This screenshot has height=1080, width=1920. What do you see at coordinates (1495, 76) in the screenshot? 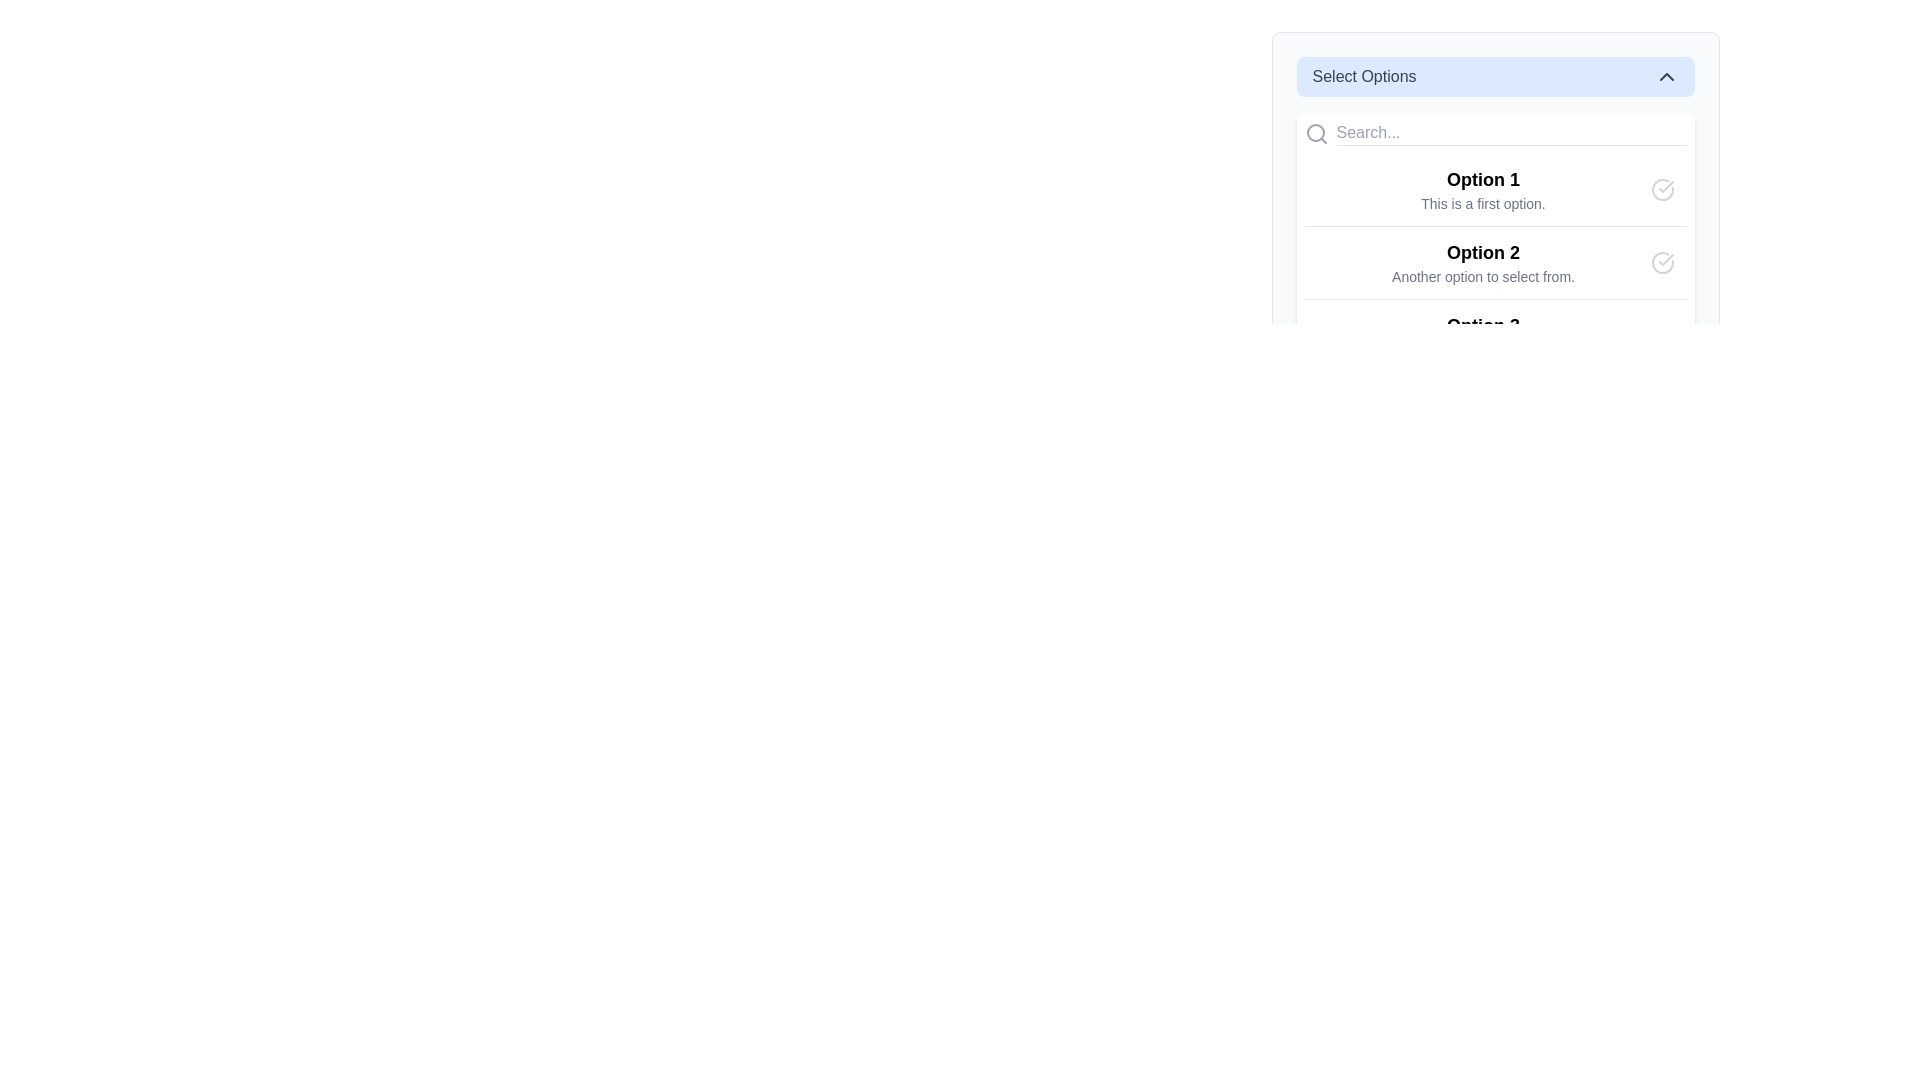
I see `the Dropdown Button labeled 'Select Options' with a light blue background` at bounding box center [1495, 76].